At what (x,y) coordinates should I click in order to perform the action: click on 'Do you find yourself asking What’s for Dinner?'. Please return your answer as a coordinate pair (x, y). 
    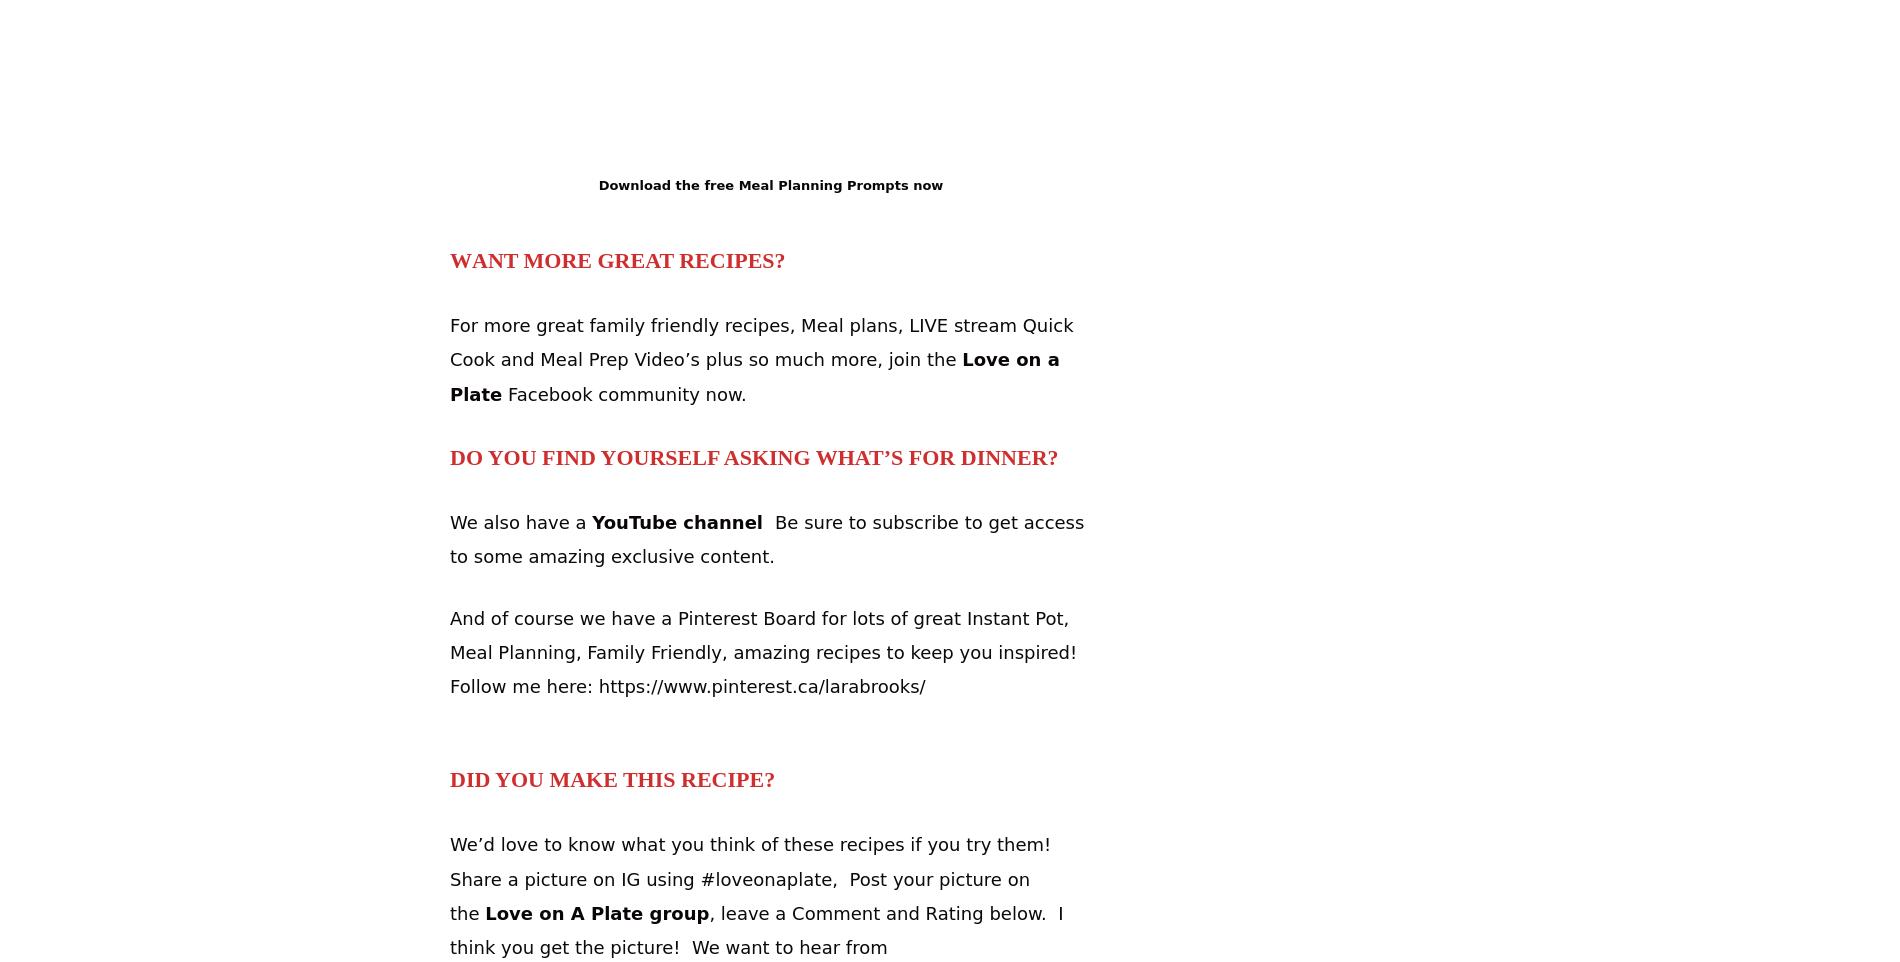
    Looking at the image, I should click on (752, 456).